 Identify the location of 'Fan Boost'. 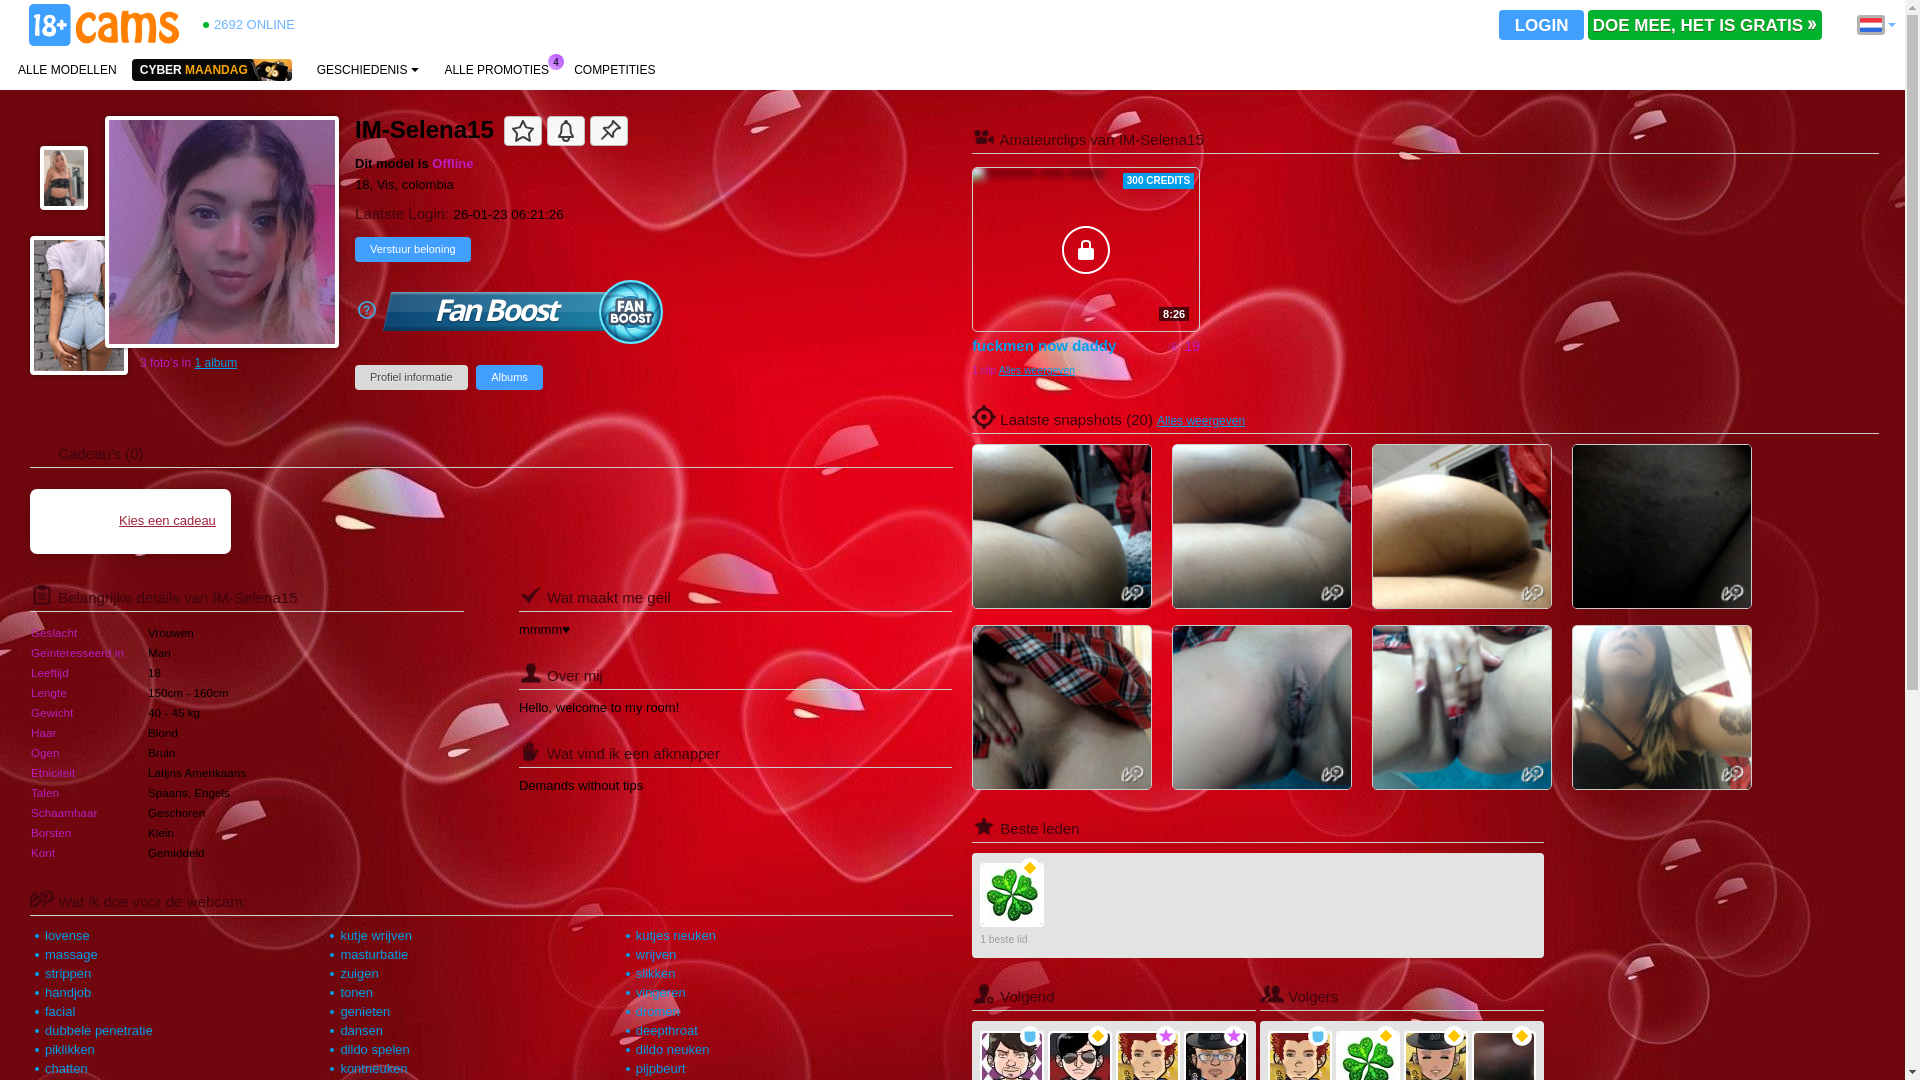
(523, 311).